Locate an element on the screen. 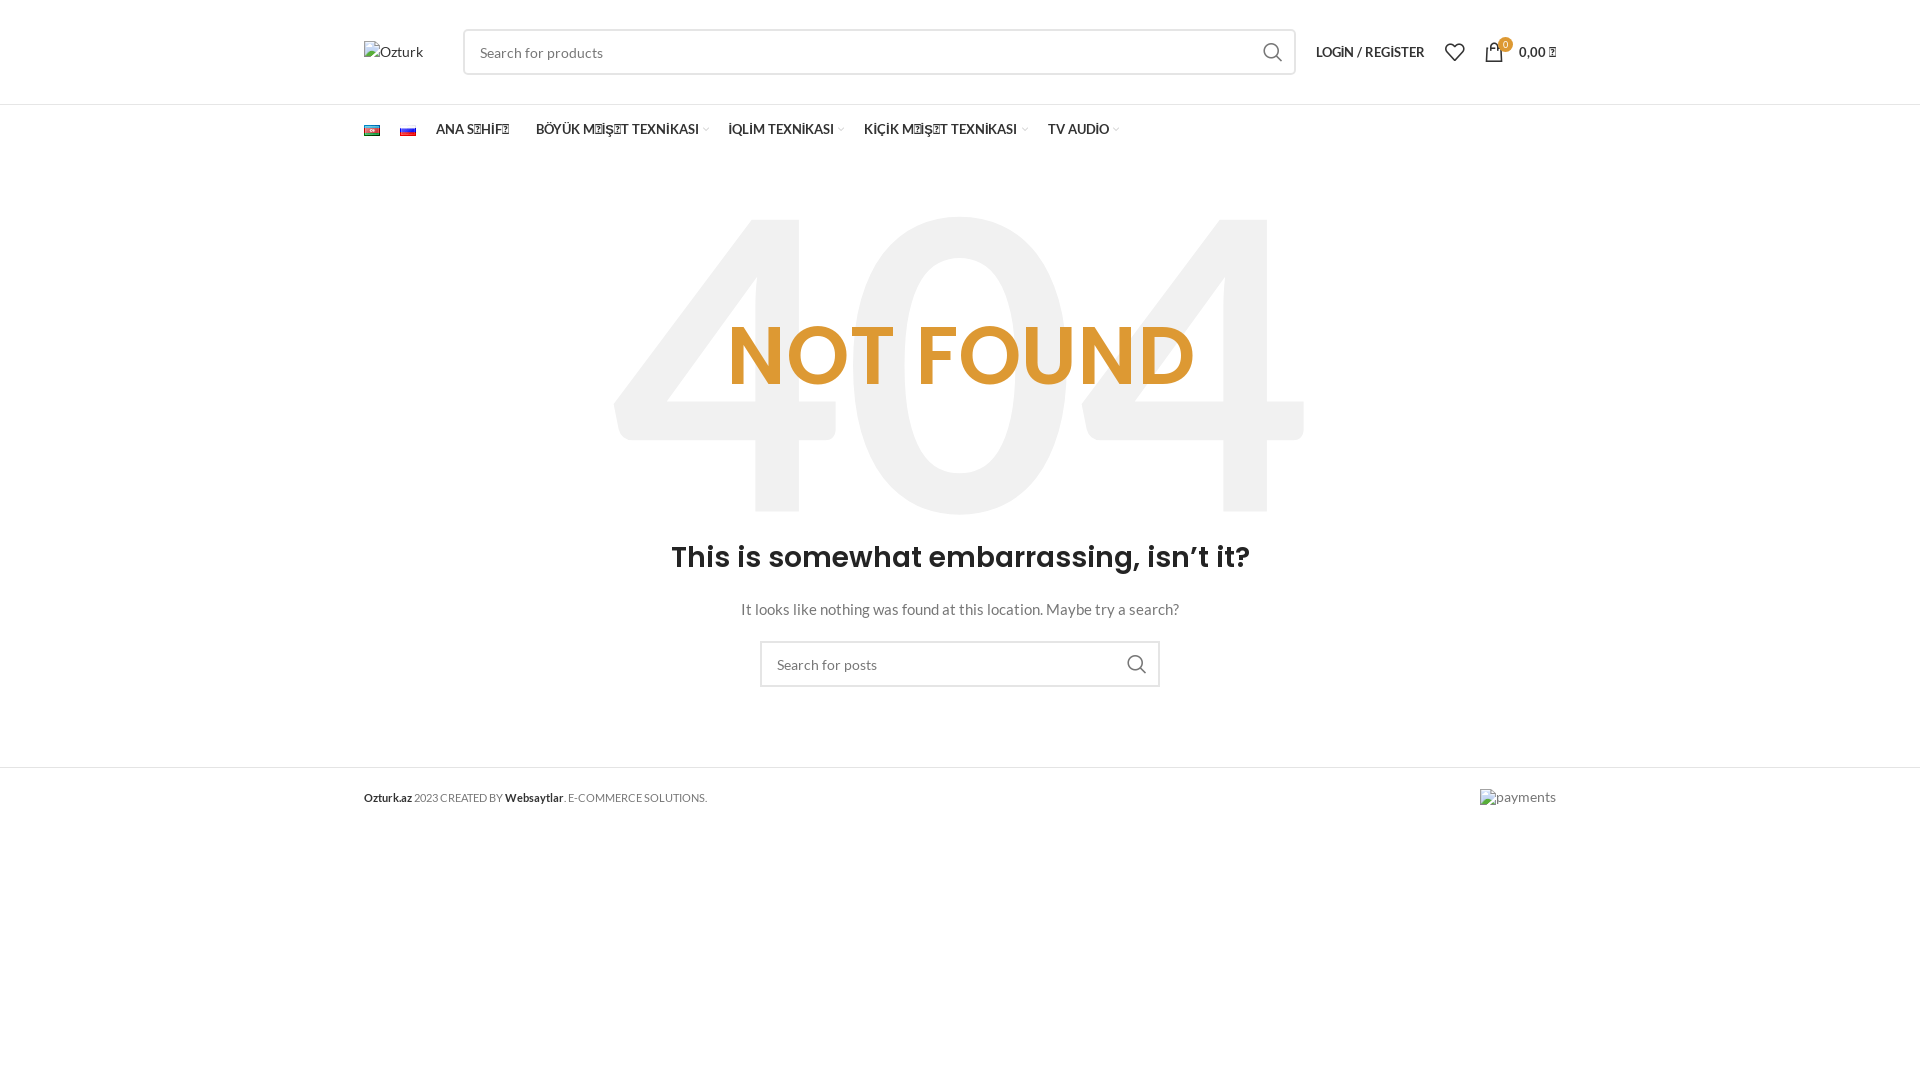 The width and height of the screenshot is (1920, 1080). 'My Wishlist' is located at coordinates (1454, 50).